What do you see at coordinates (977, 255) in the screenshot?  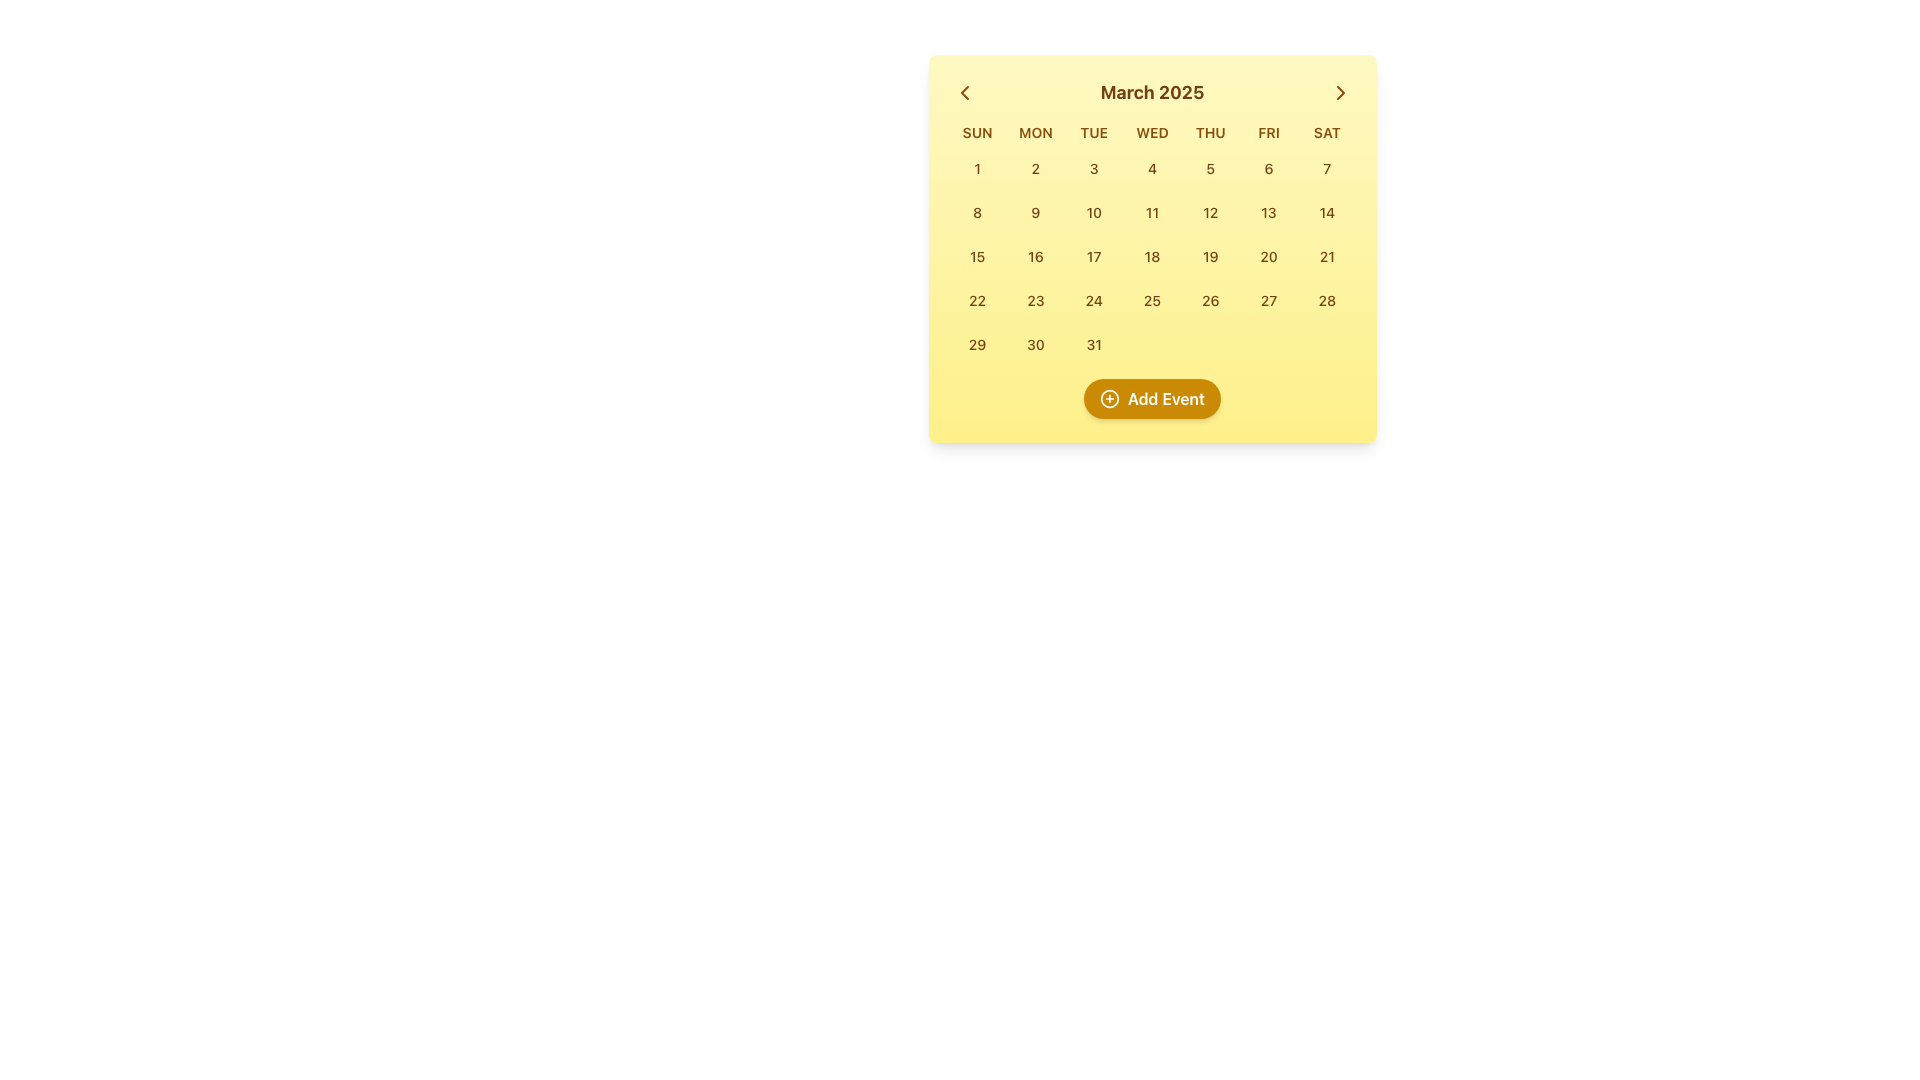 I see `the interactive calendar cell representing the date '15' for March 2025` at bounding box center [977, 255].